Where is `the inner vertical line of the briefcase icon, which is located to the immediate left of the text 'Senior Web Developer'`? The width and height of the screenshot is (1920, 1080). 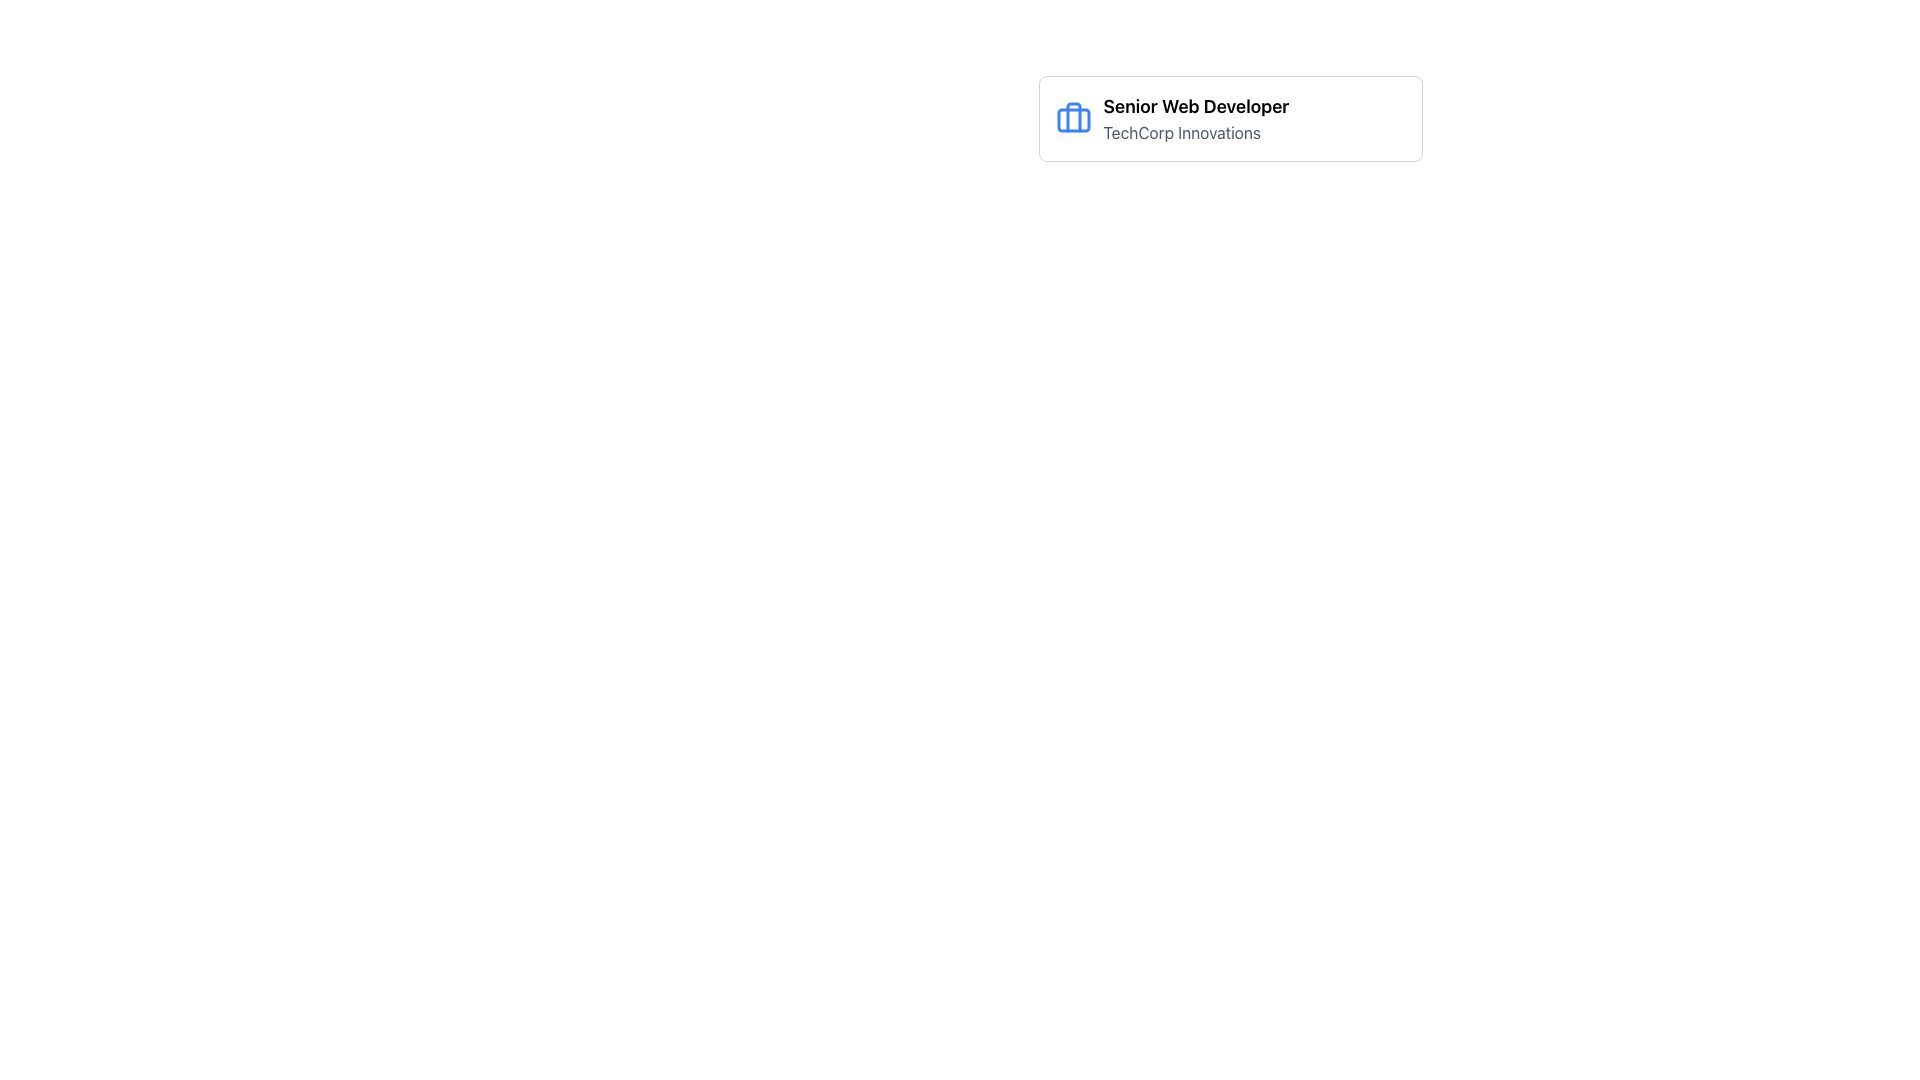
the inner vertical line of the briefcase icon, which is located to the immediate left of the text 'Senior Web Developer' is located at coordinates (1072, 117).